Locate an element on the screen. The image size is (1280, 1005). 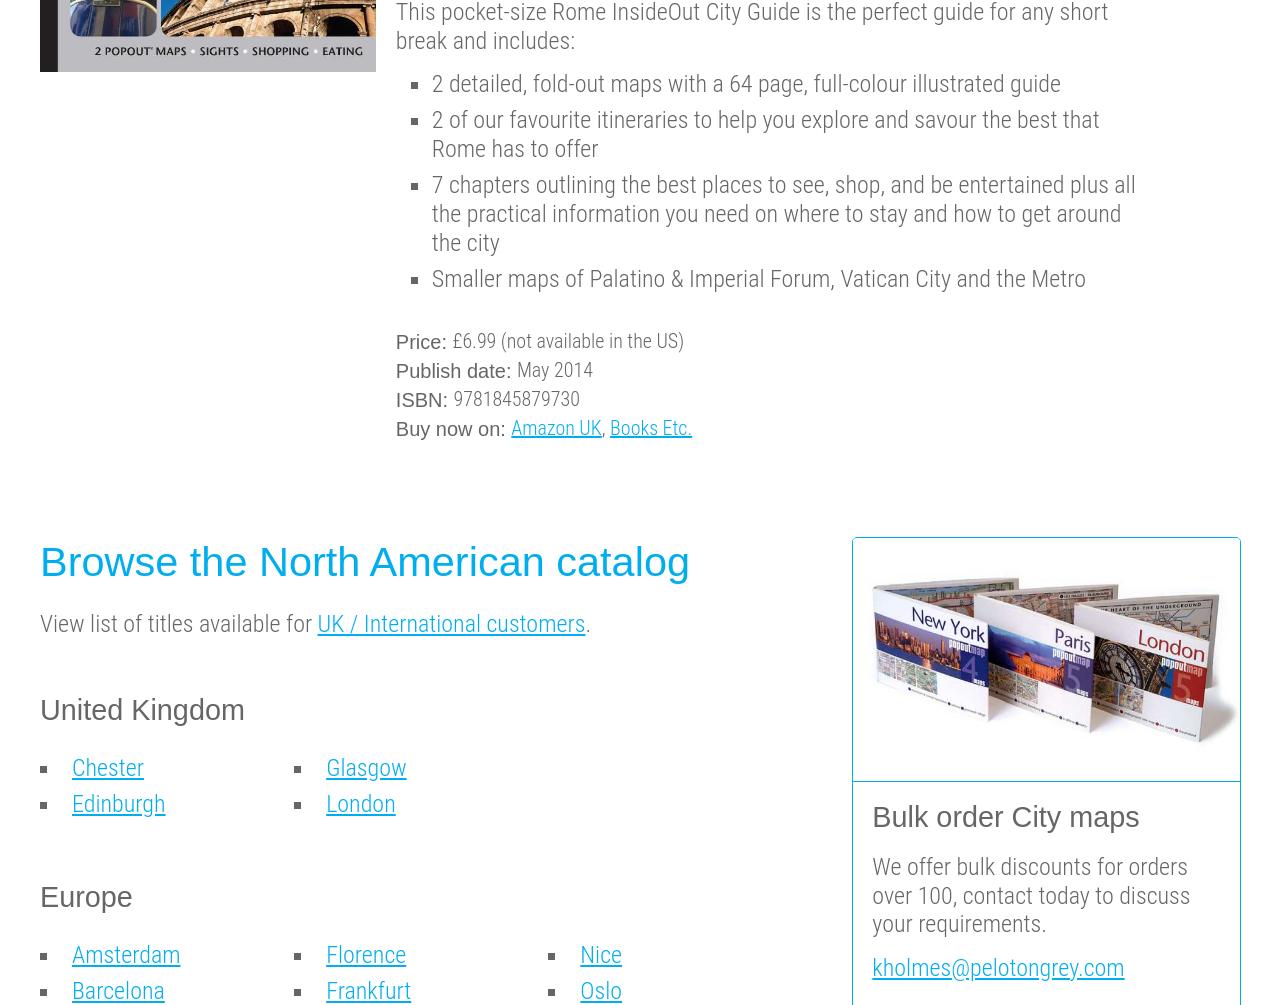
'London' is located at coordinates (360, 804).